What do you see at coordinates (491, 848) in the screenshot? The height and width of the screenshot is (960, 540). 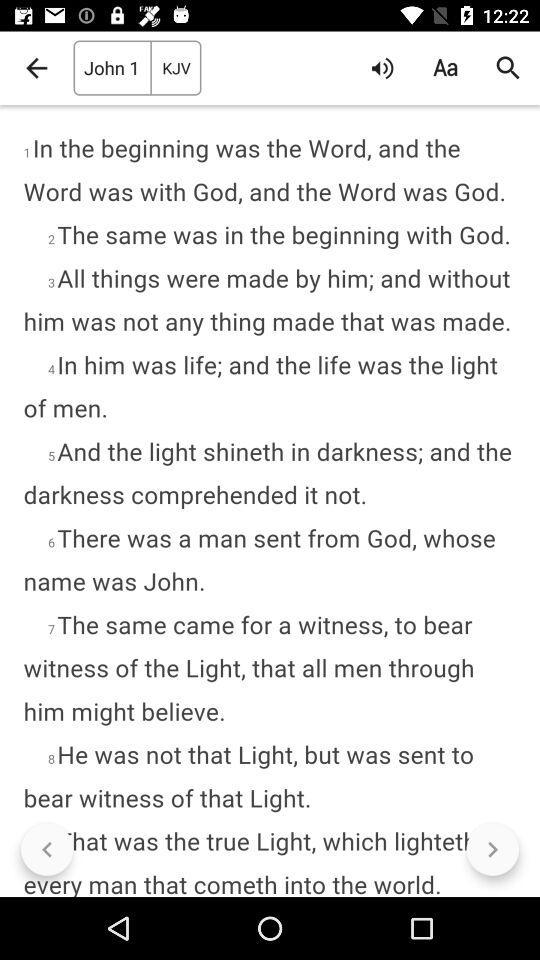 I see `the arrow_forward icon` at bounding box center [491, 848].